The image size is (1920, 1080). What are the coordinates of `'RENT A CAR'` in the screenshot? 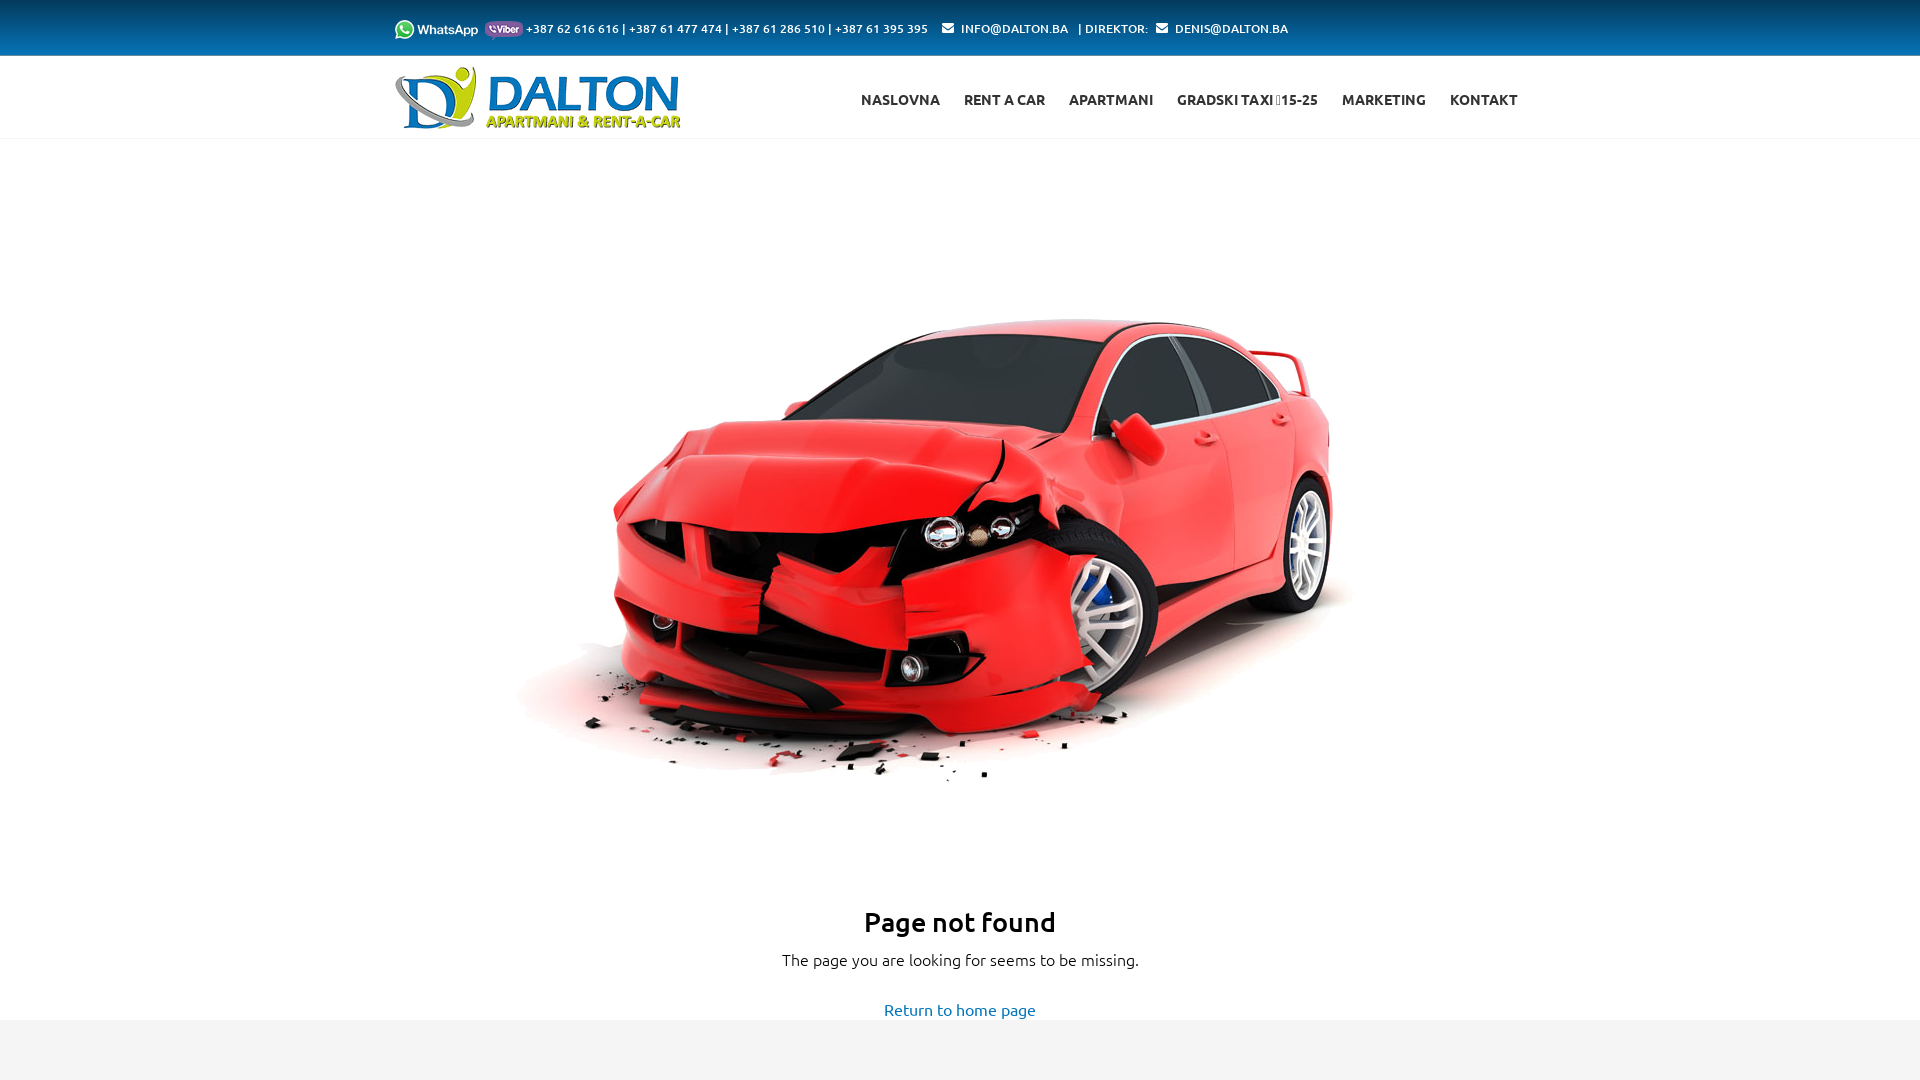 It's located at (1004, 99).